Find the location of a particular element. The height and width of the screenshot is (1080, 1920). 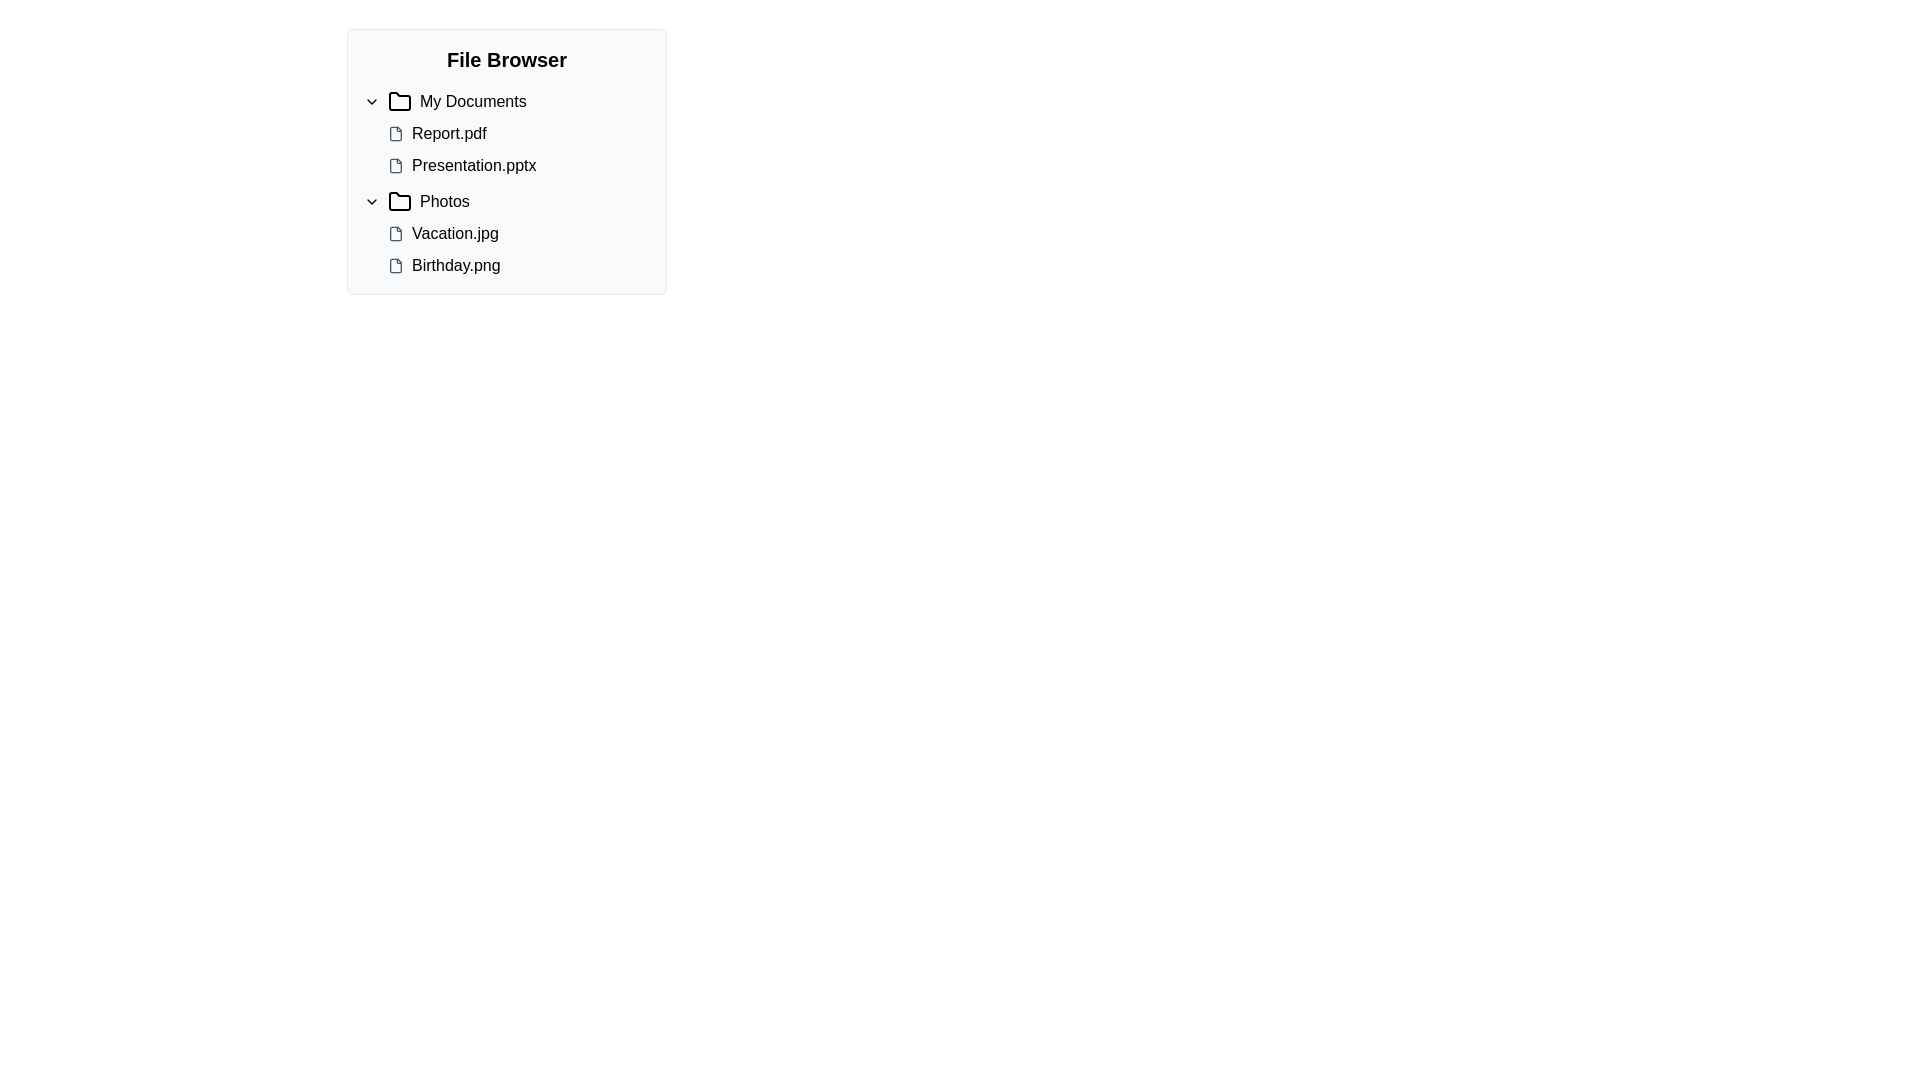

on the folder icon, which is a black outlined folder icon located next is located at coordinates (399, 101).